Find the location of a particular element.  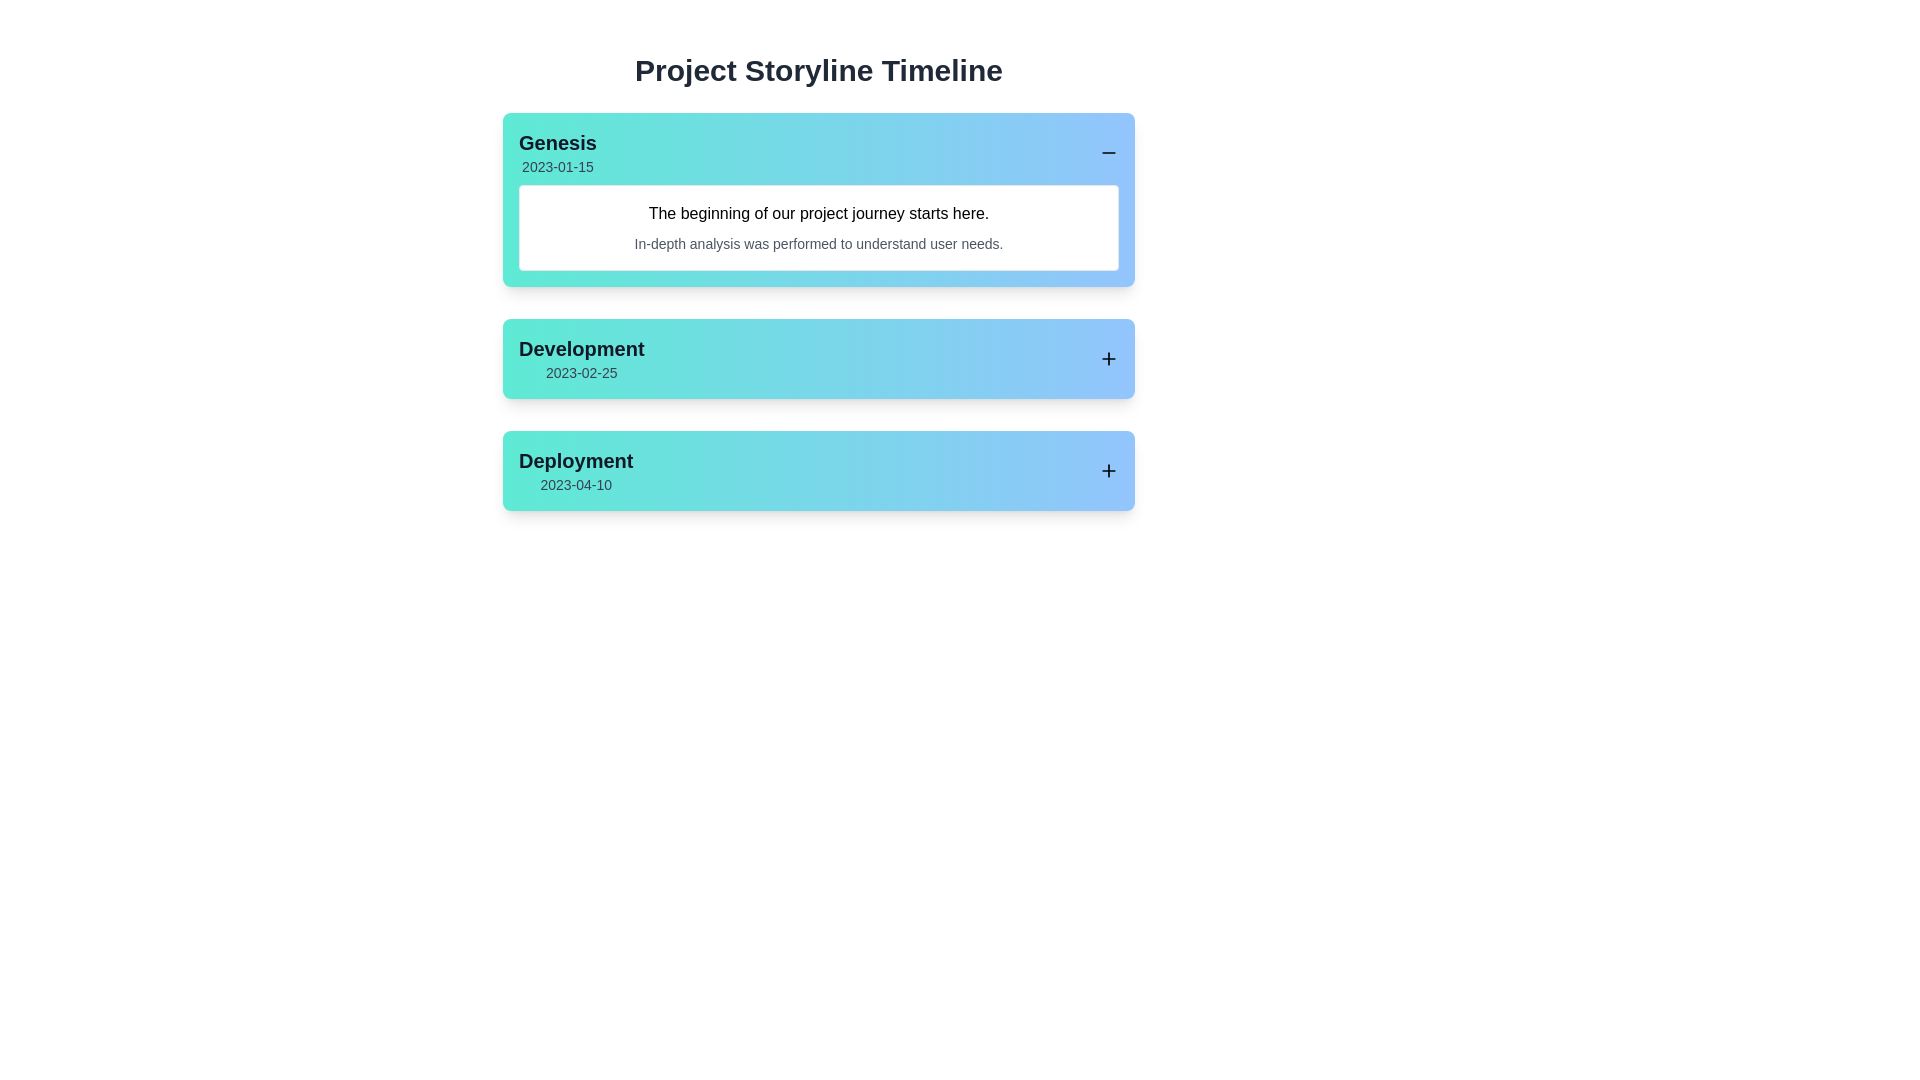

the plus icon located at the rightmost side of the 'Deployment' section is located at coordinates (1107, 470).